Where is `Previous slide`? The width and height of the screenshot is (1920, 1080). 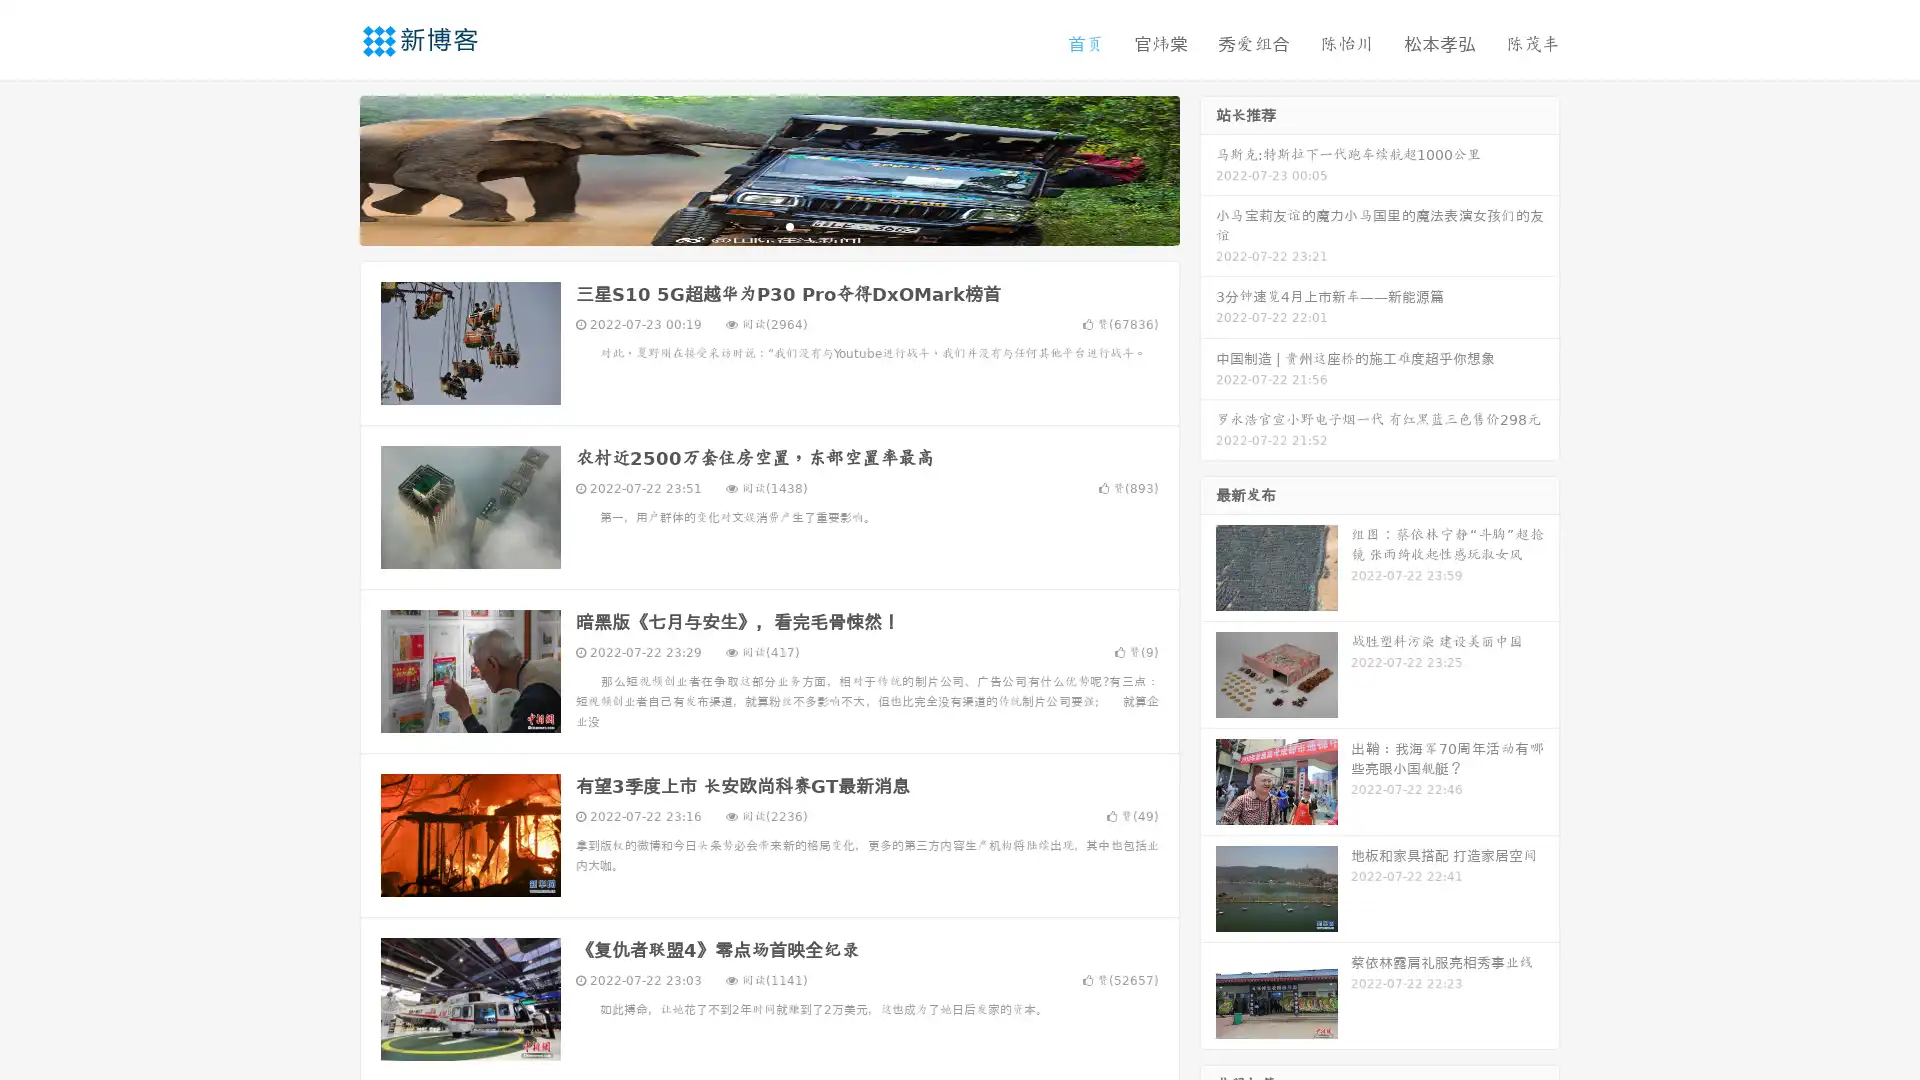 Previous slide is located at coordinates (330, 168).